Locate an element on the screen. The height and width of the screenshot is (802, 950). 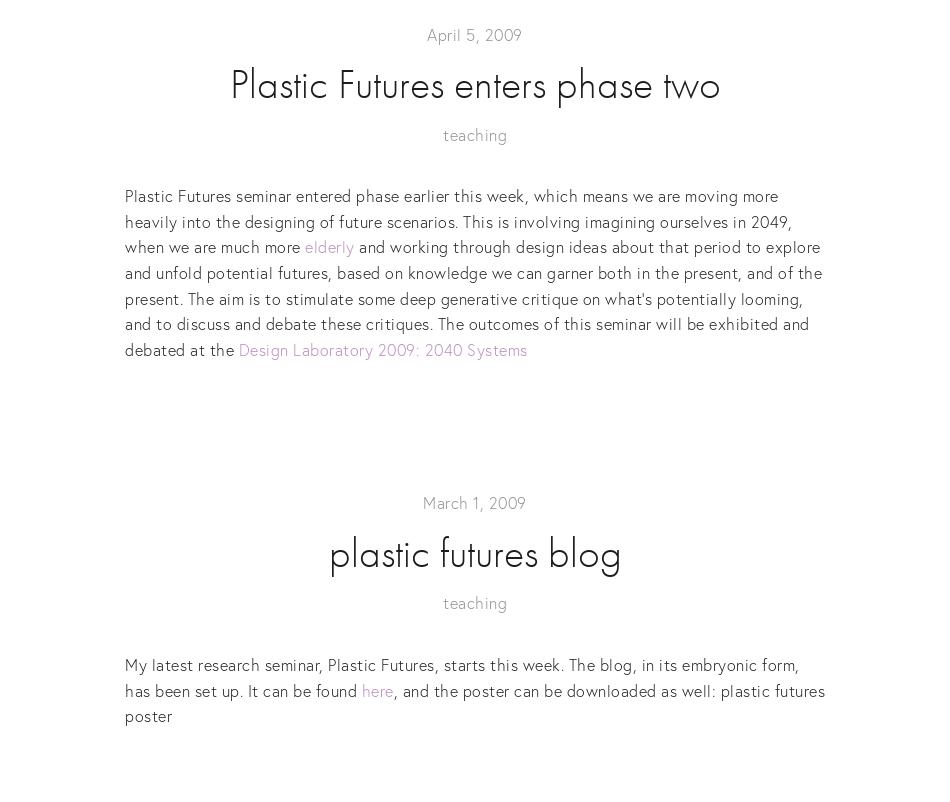
'March 1, 2009' is located at coordinates (473, 502).